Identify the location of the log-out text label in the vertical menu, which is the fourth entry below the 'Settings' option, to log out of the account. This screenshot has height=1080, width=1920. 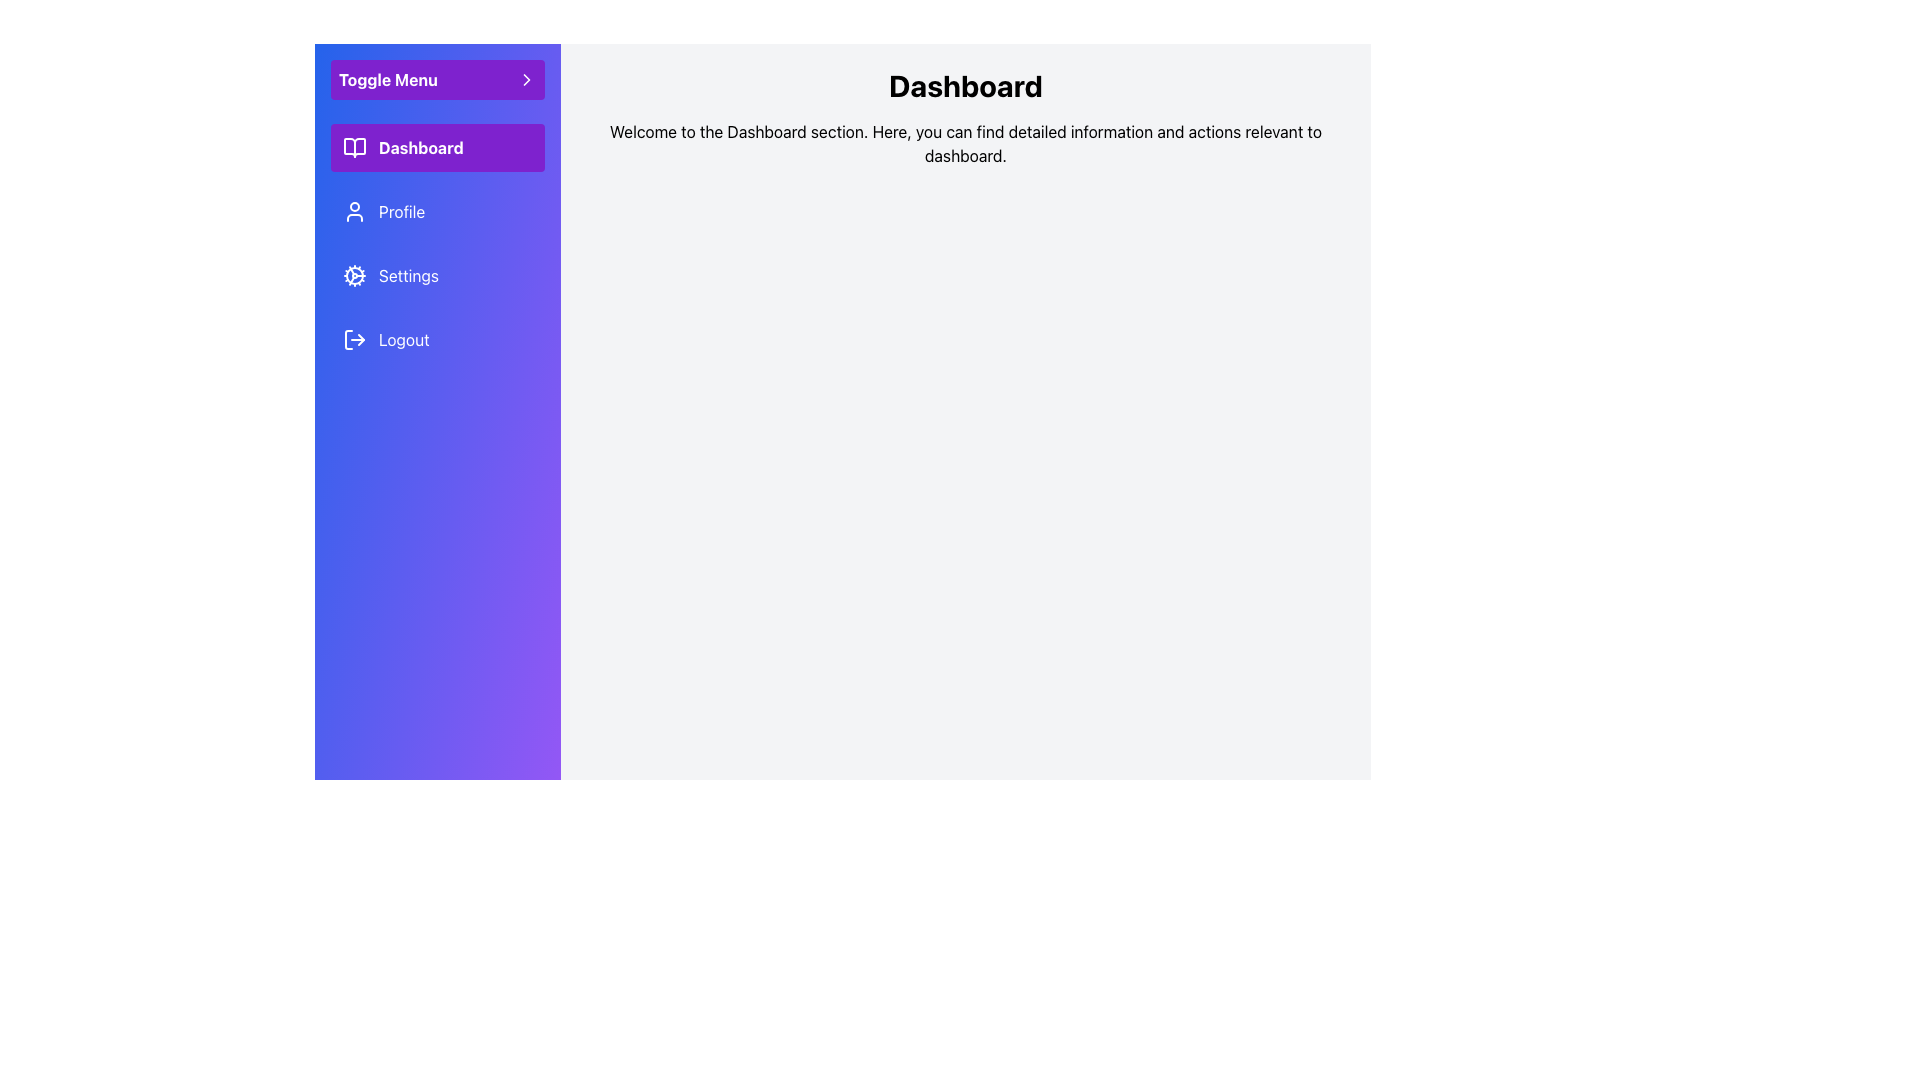
(403, 338).